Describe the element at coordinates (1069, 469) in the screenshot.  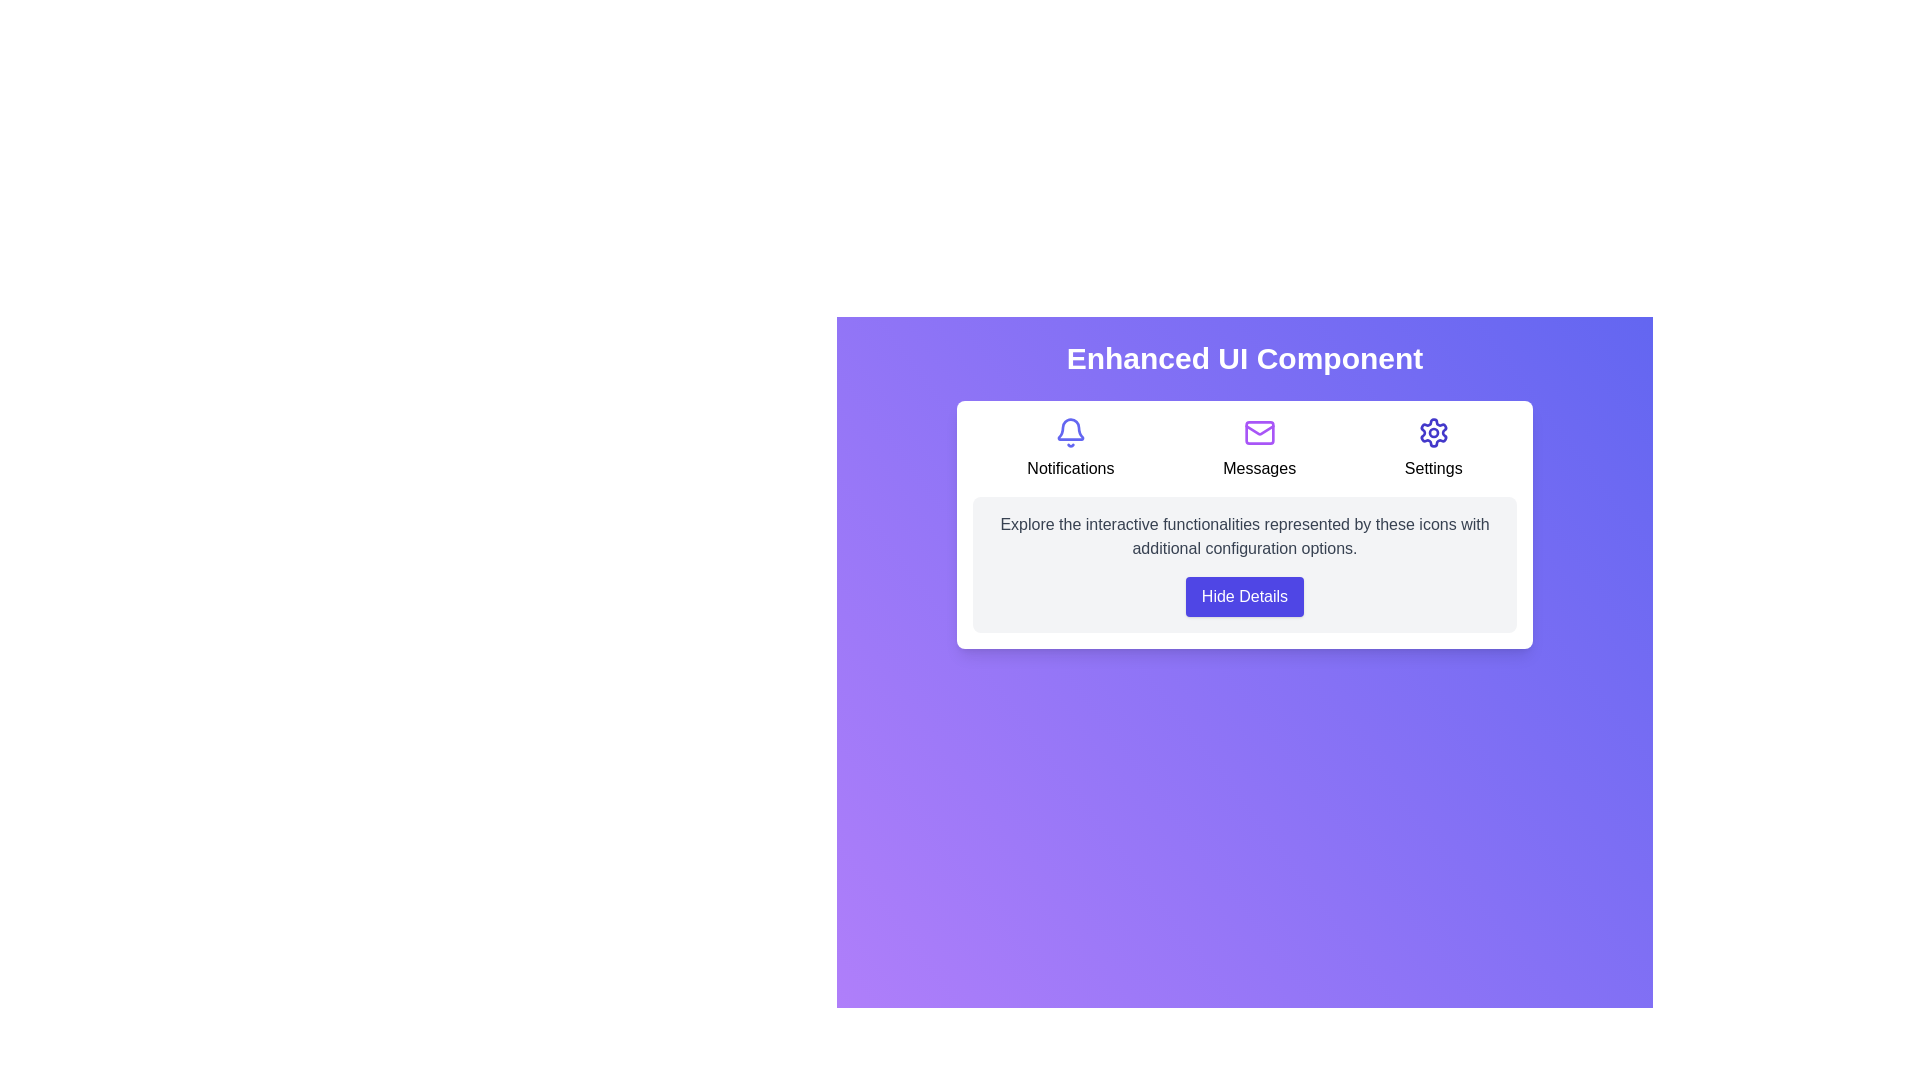
I see `the Text Label indicating the function of the bell icon, which is the first element in a row of three labeled 'Messages' and 'Settings'` at that location.